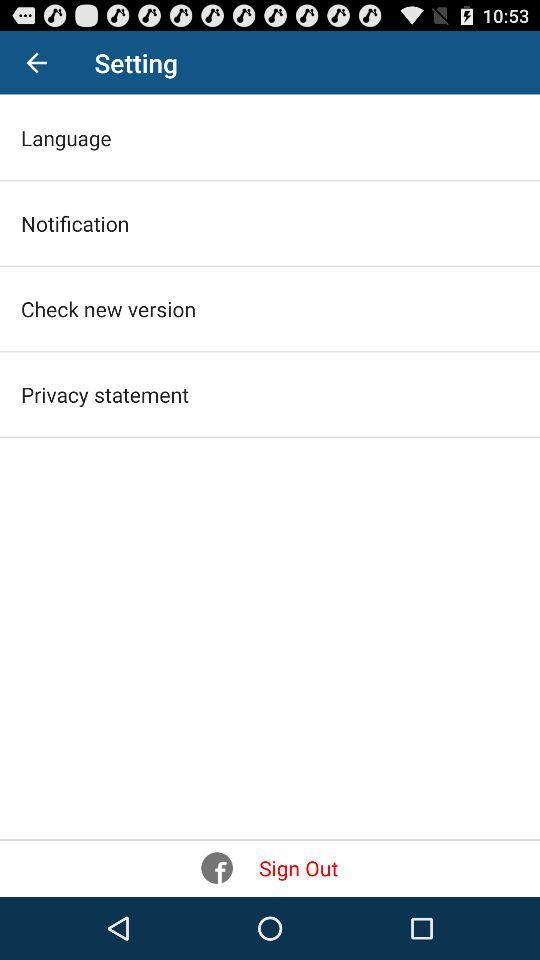 The width and height of the screenshot is (540, 960). Describe the element at coordinates (36, 62) in the screenshot. I see `item next to the setting` at that location.